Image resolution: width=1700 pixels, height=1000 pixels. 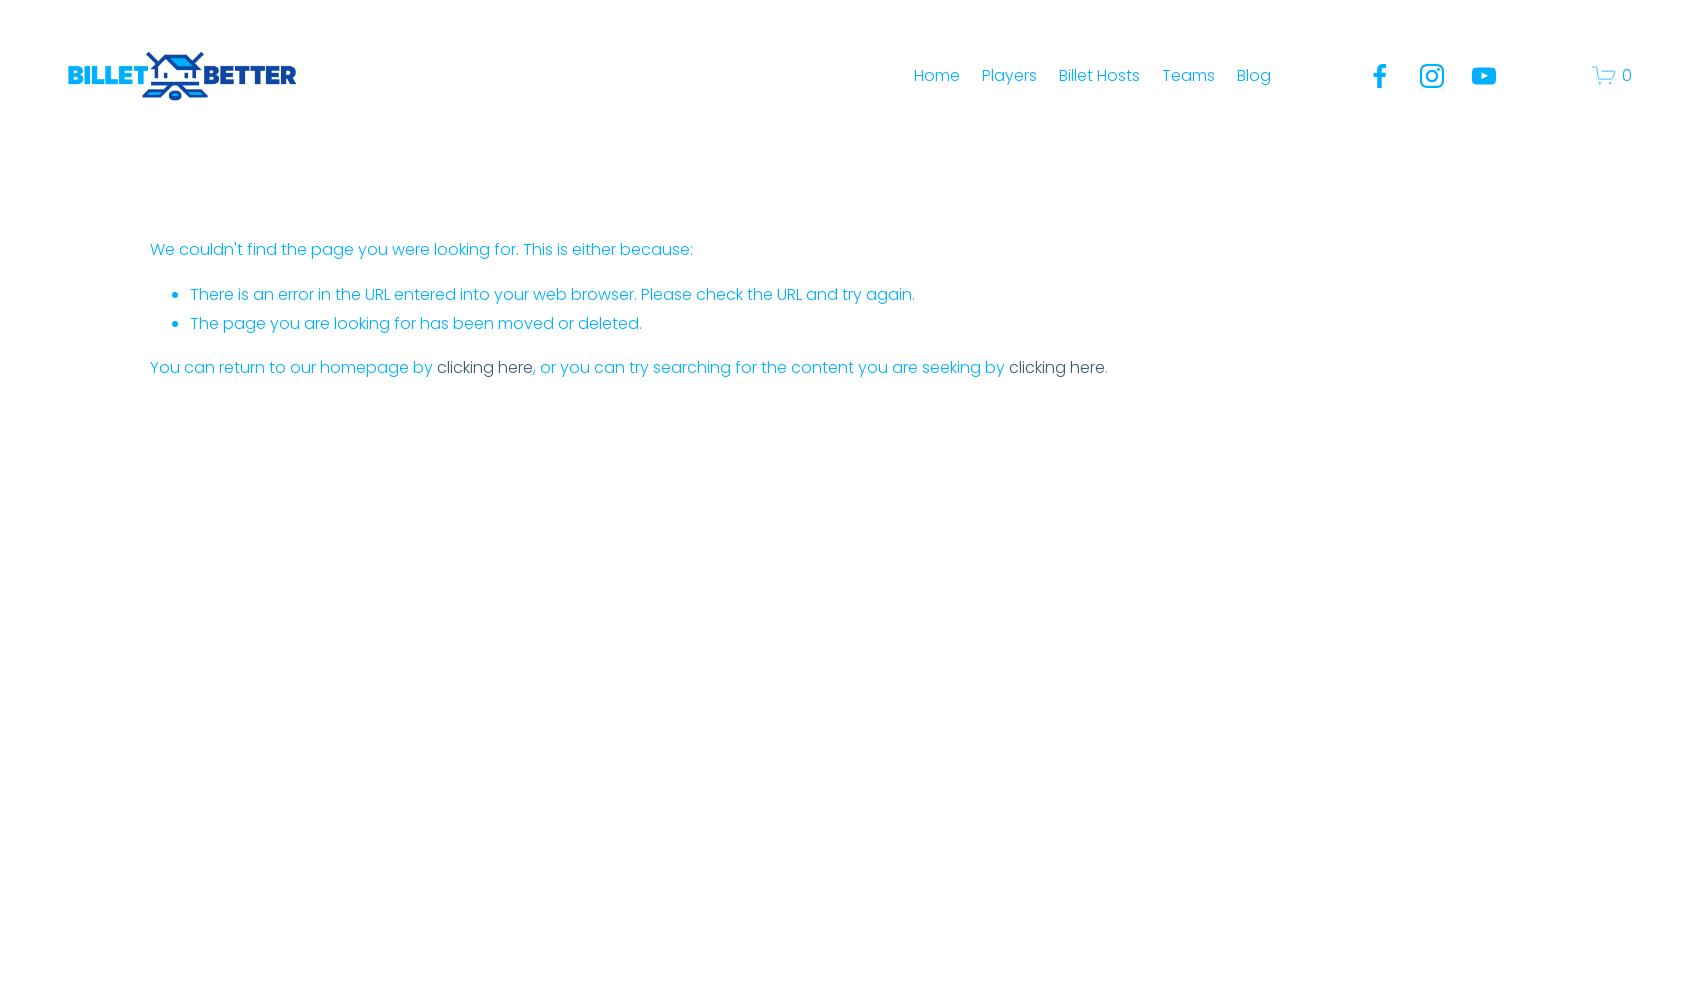 I want to click on 'Teams', so click(x=1187, y=73).